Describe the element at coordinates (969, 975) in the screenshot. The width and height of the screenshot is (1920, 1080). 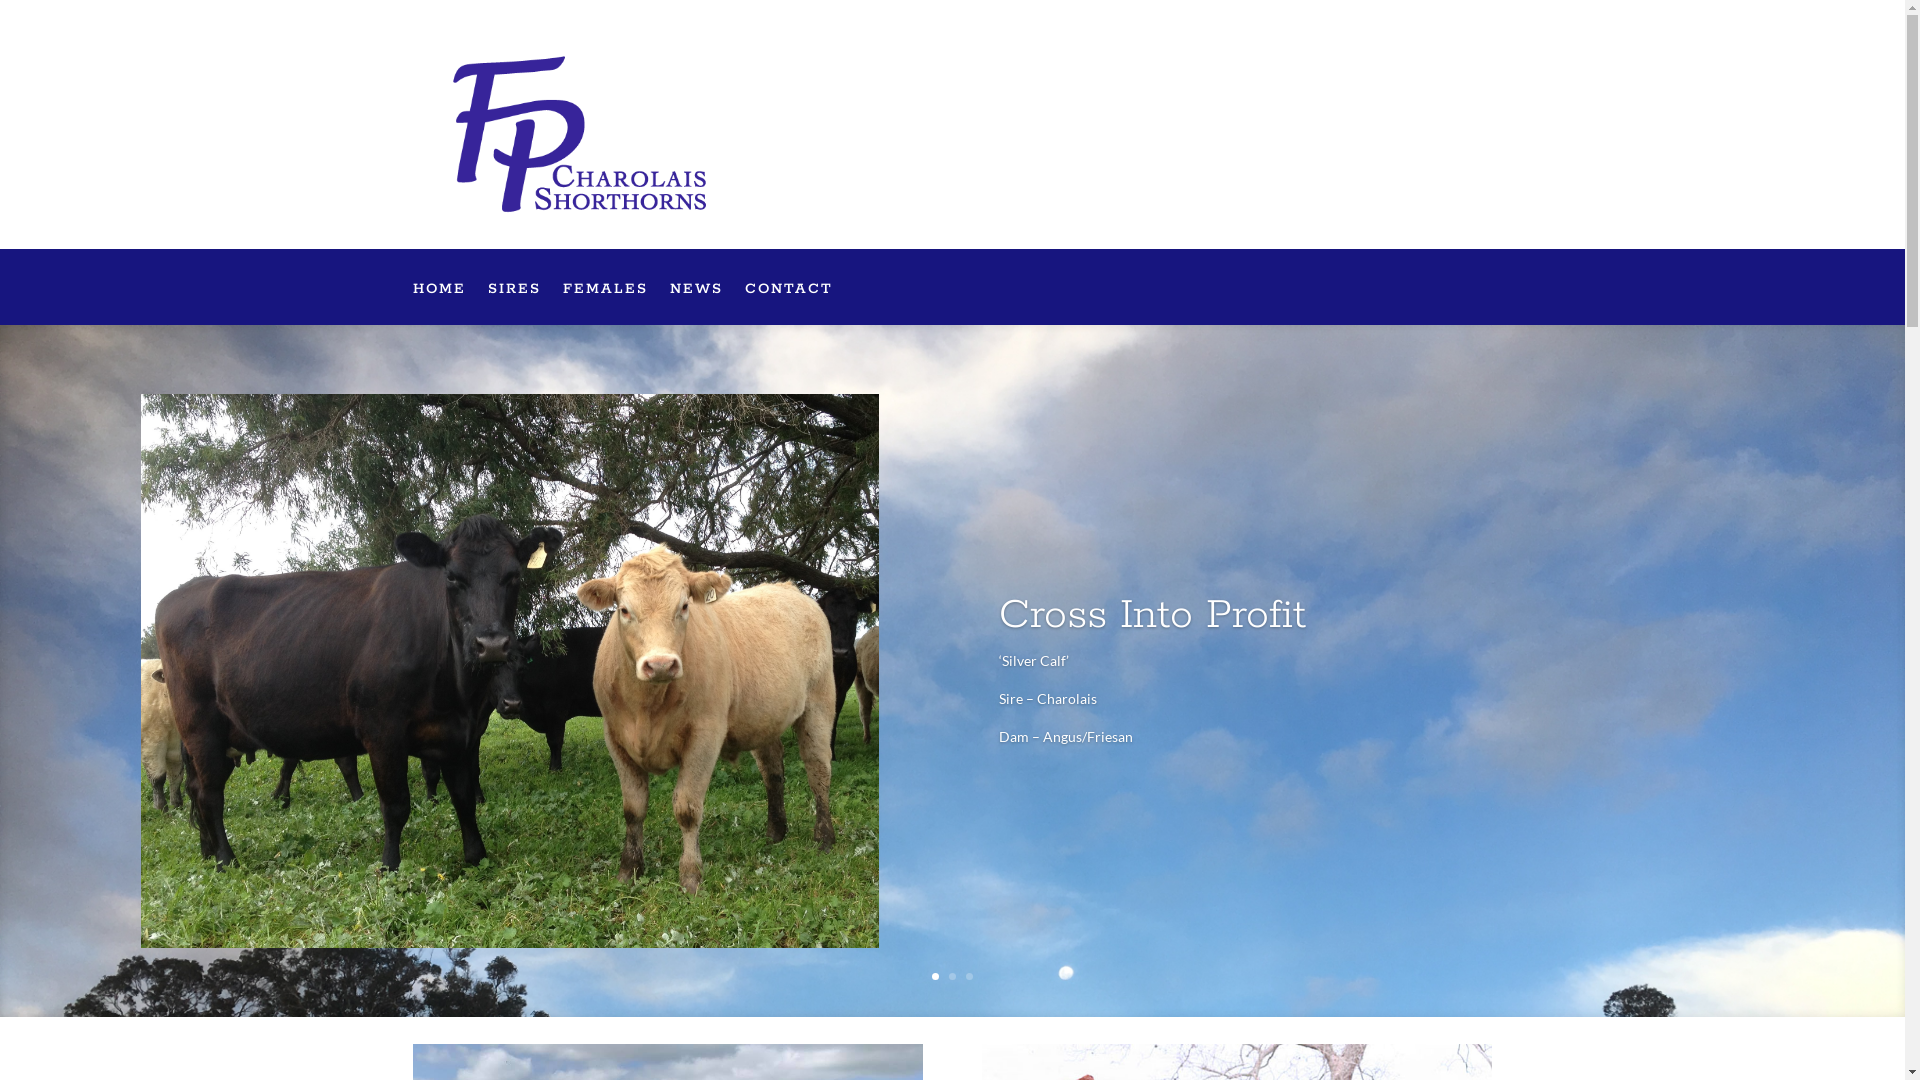
I see `'3'` at that location.